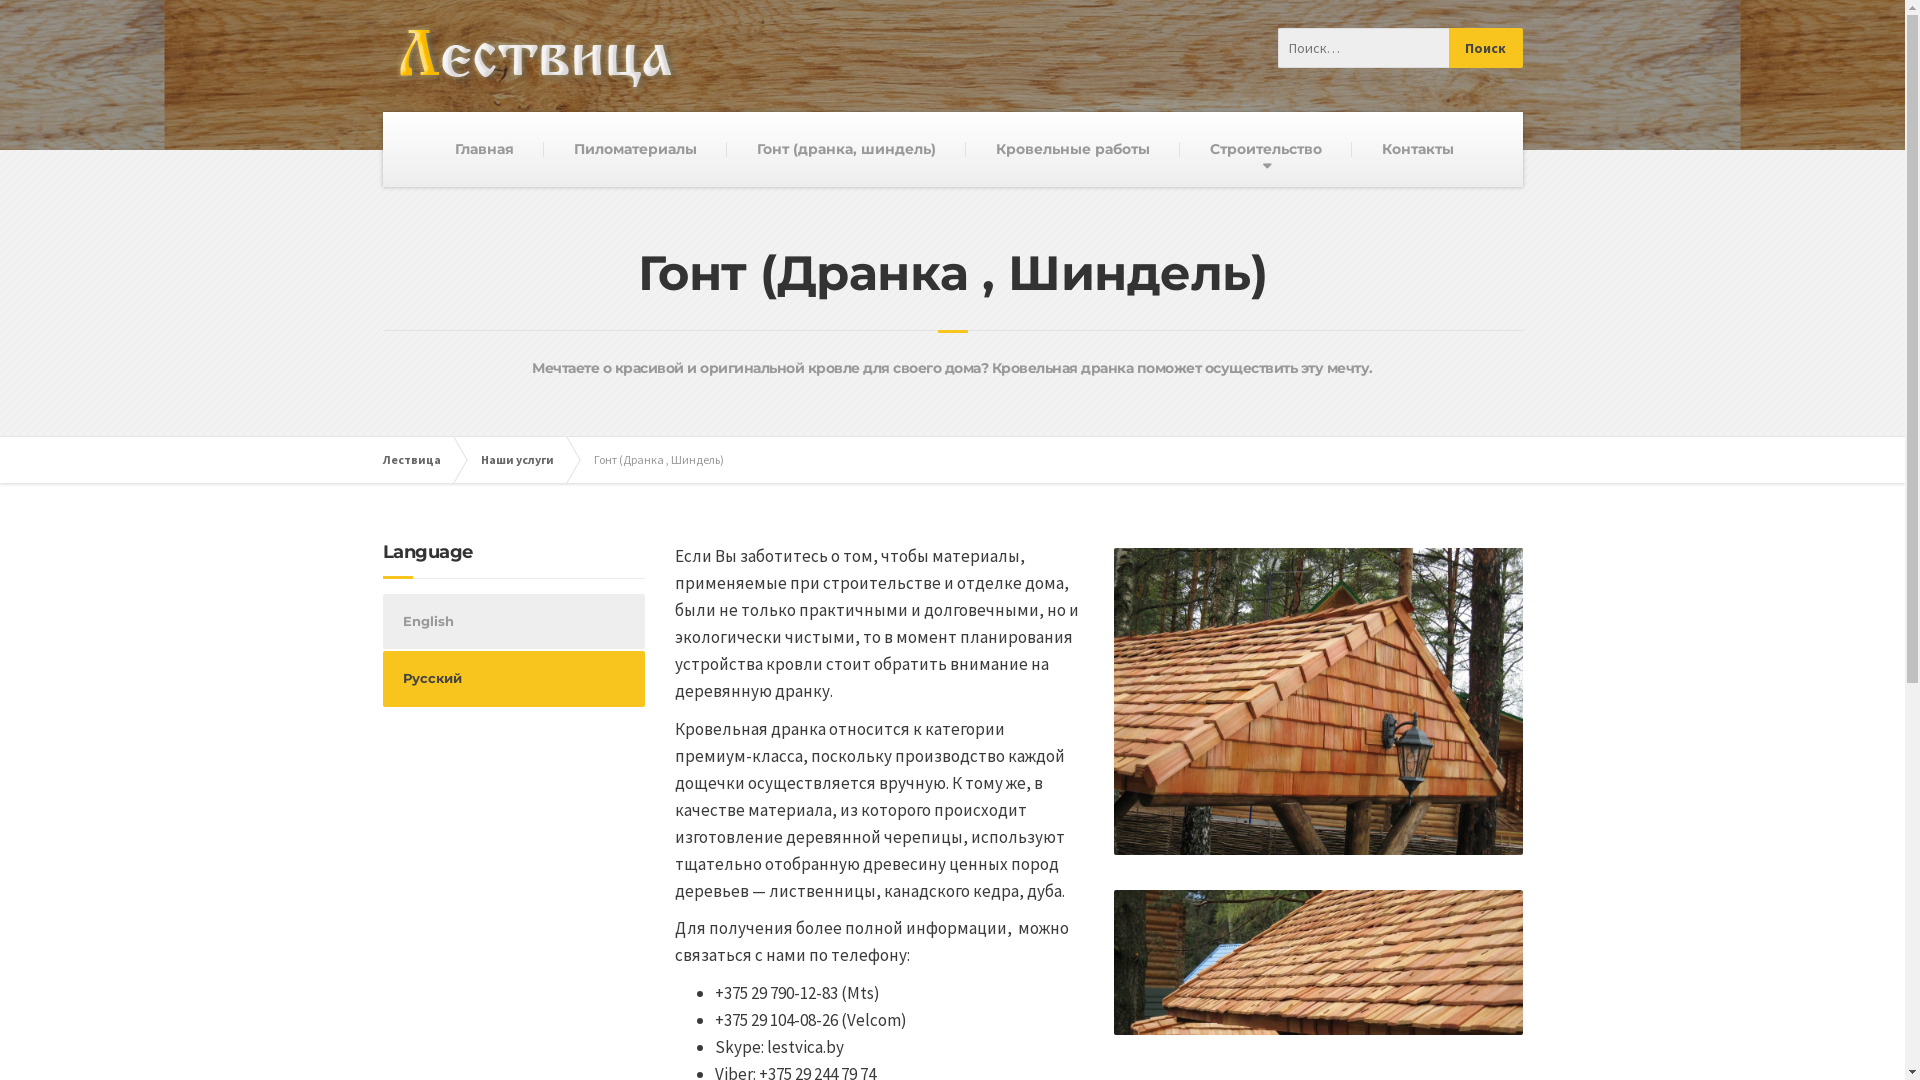 The image size is (1920, 1080). What do you see at coordinates (513, 620) in the screenshot?
I see `'English'` at bounding box center [513, 620].